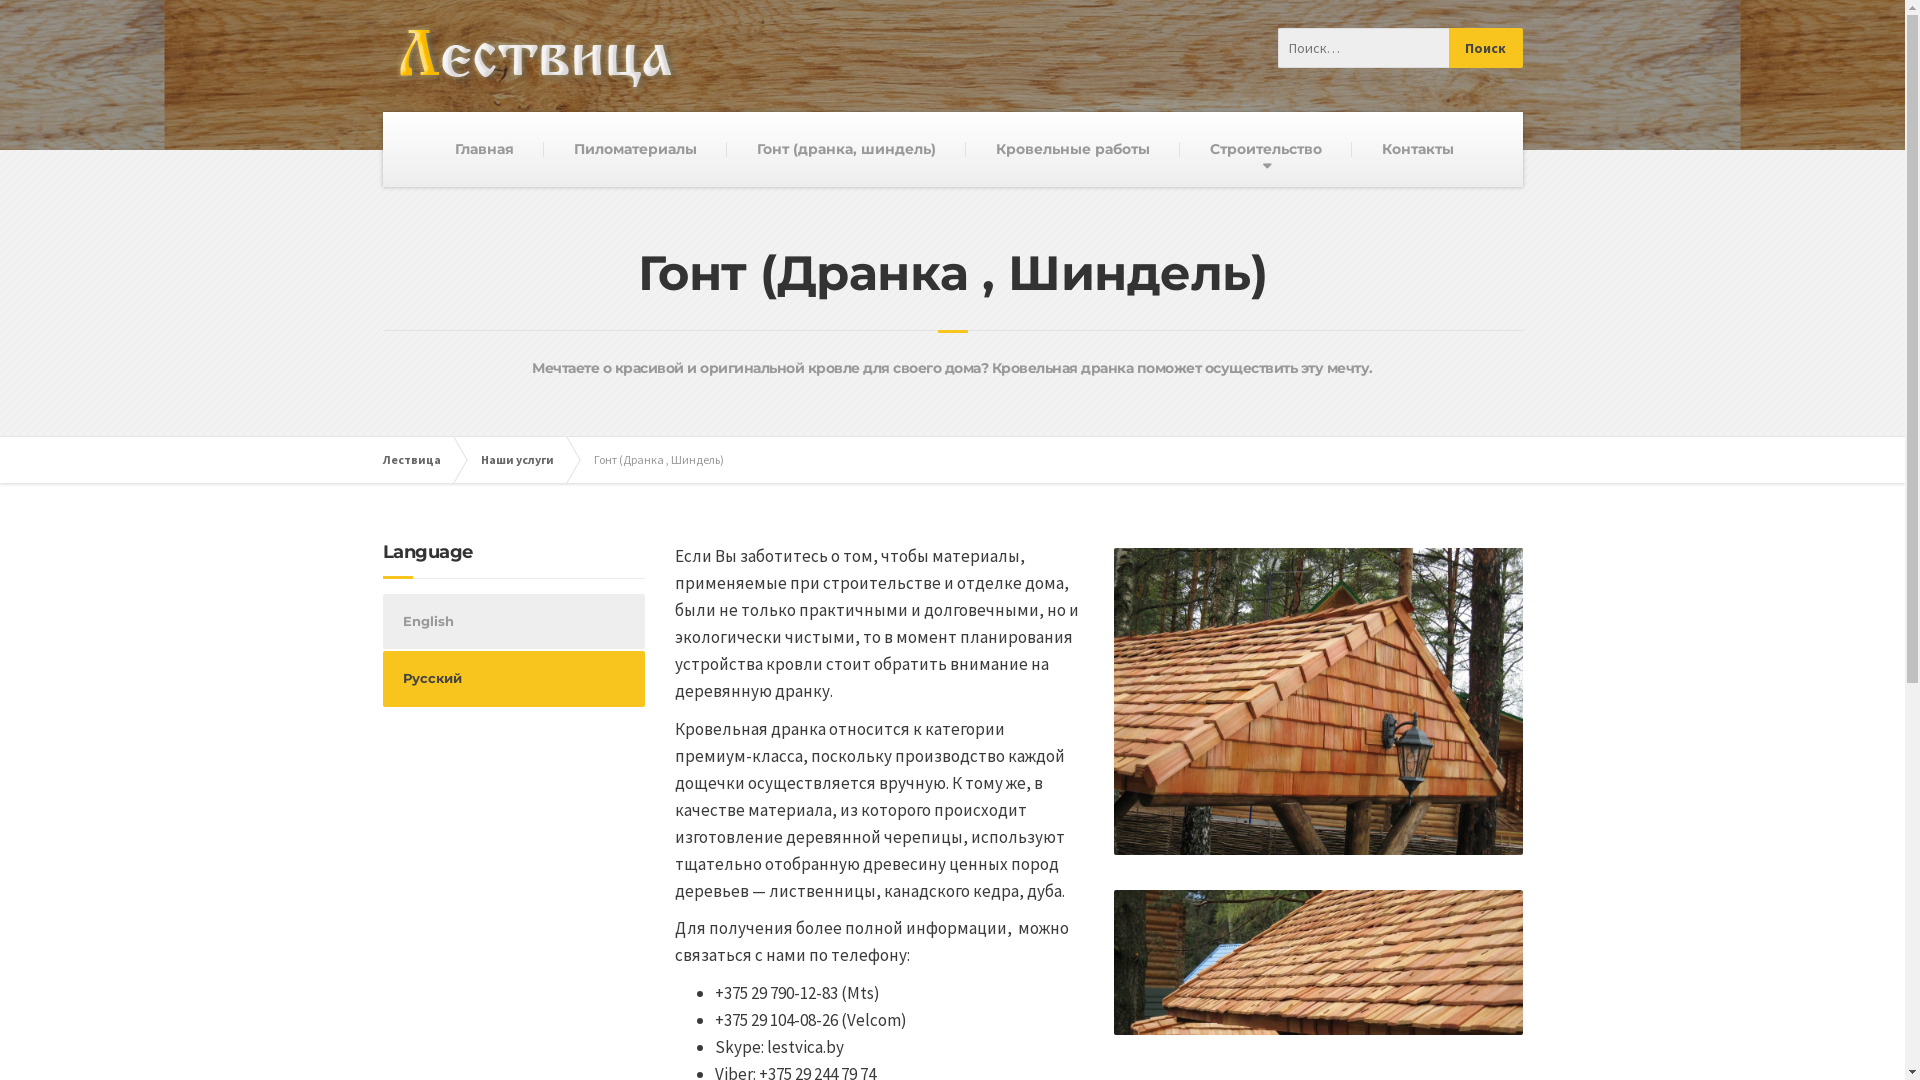 The image size is (1920, 1080). What do you see at coordinates (513, 620) in the screenshot?
I see `'English'` at bounding box center [513, 620].